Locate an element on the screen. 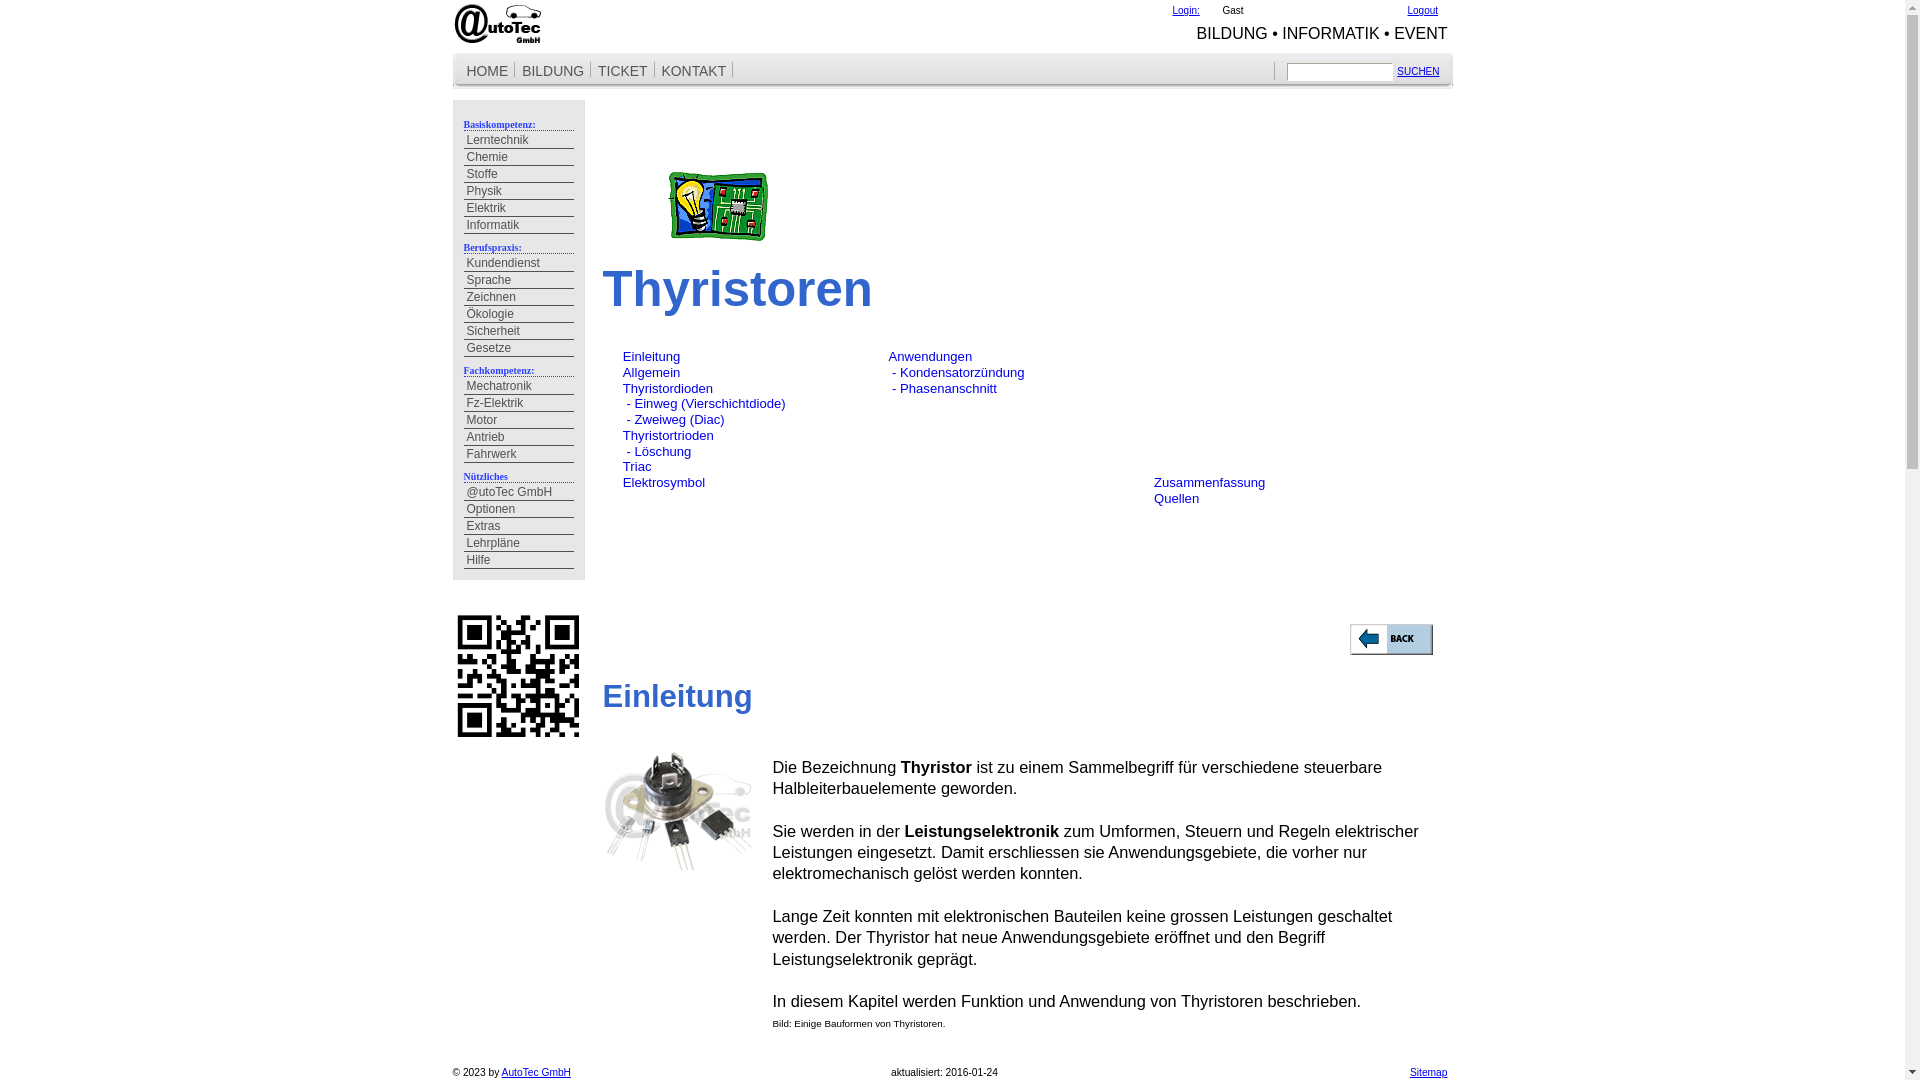 The height and width of the screenshot is (1080, 1920). 'Triac' is located at coordinates (636, 466).